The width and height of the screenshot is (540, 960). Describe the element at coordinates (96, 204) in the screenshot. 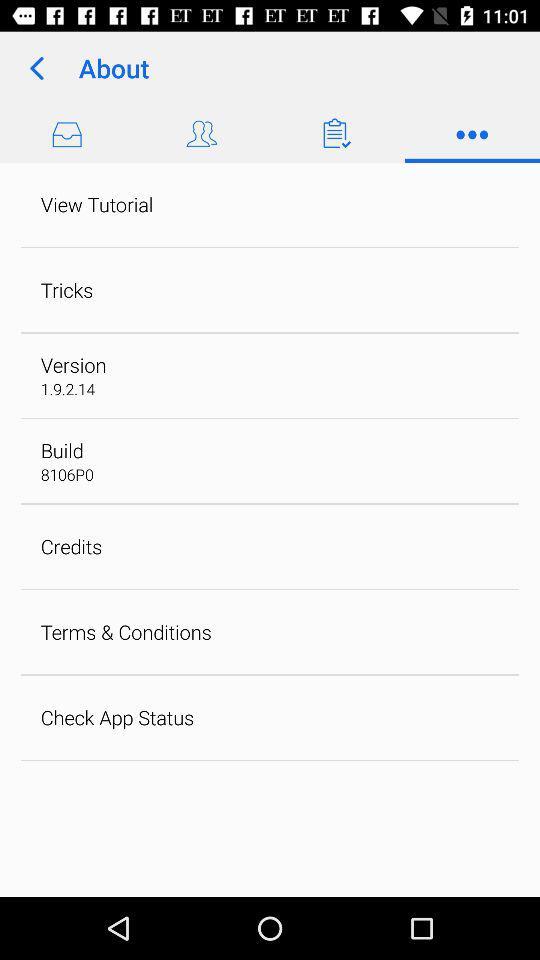

I see `view tutorial icon` at that location.